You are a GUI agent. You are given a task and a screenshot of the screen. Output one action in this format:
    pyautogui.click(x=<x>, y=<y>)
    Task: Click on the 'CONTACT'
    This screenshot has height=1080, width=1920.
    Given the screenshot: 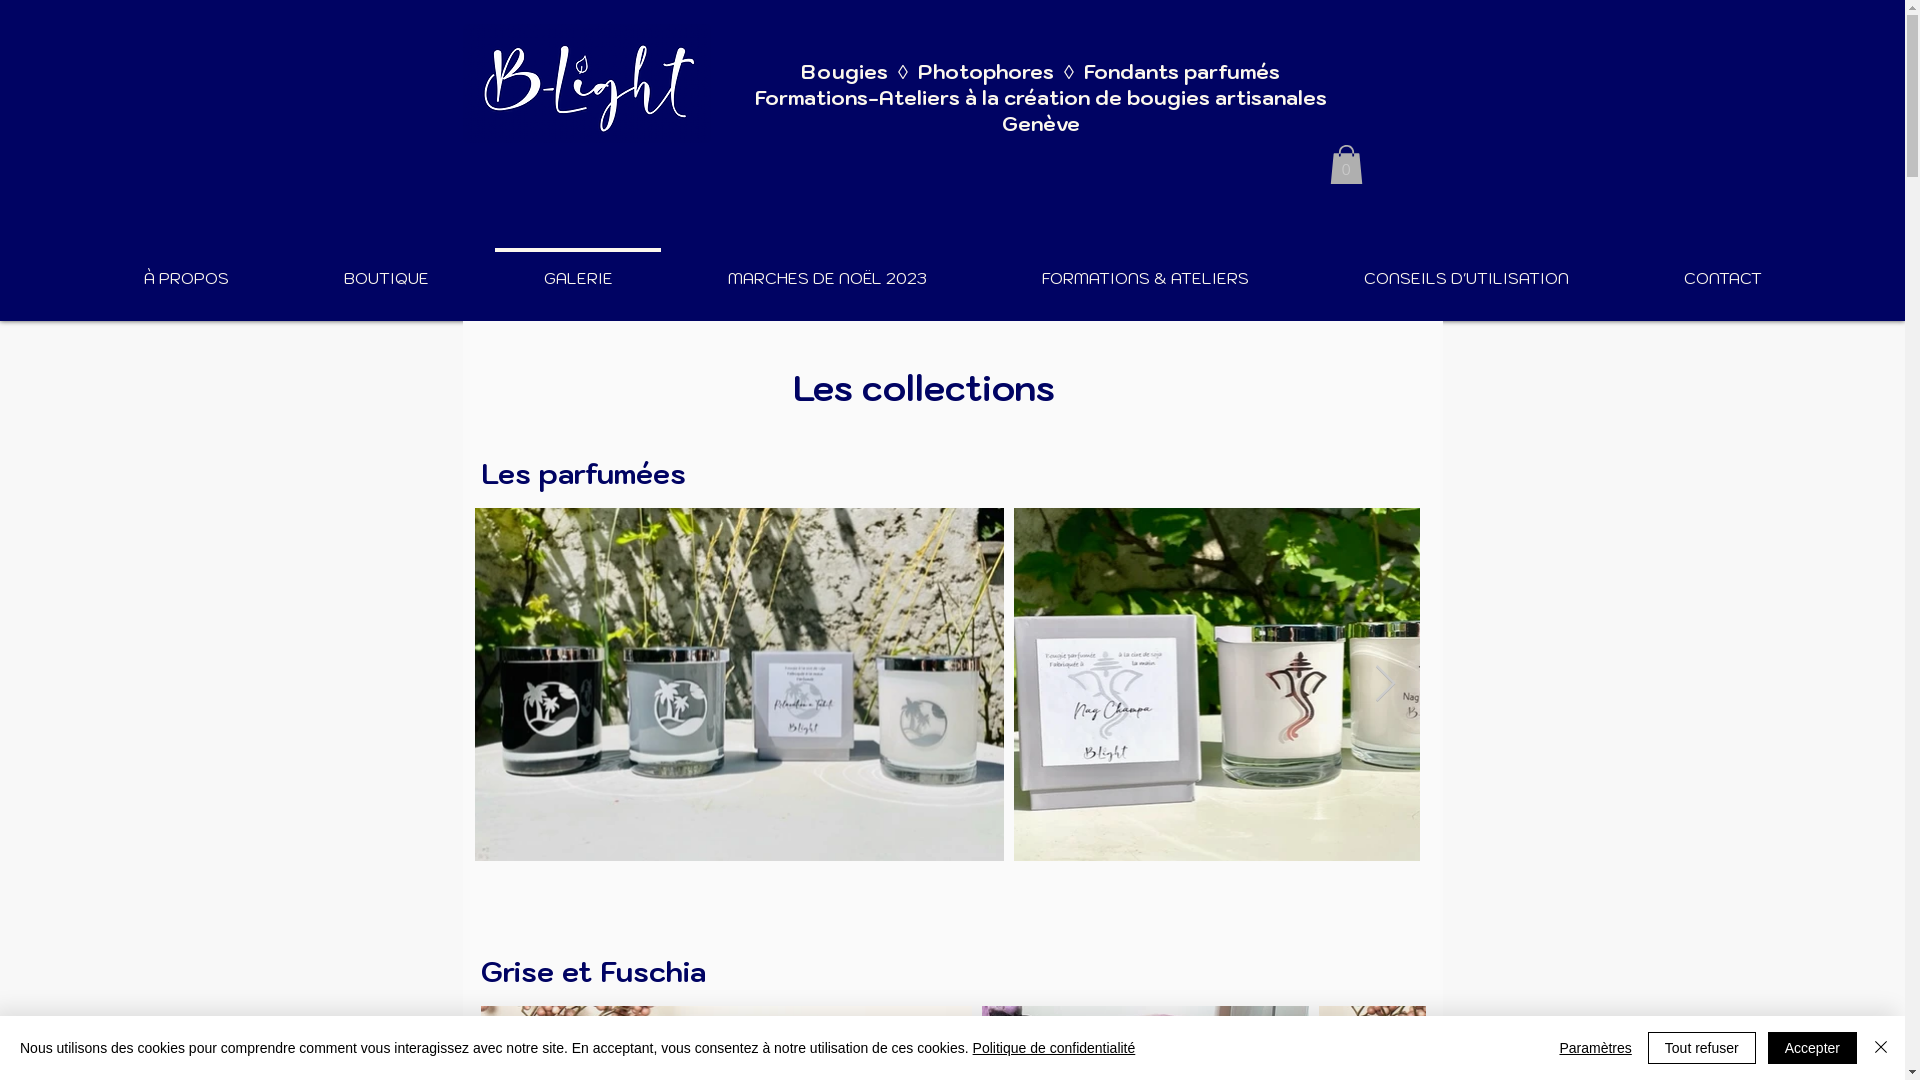 What is the action you would take?
    pyautogui.click(x=1721, y=268)
    